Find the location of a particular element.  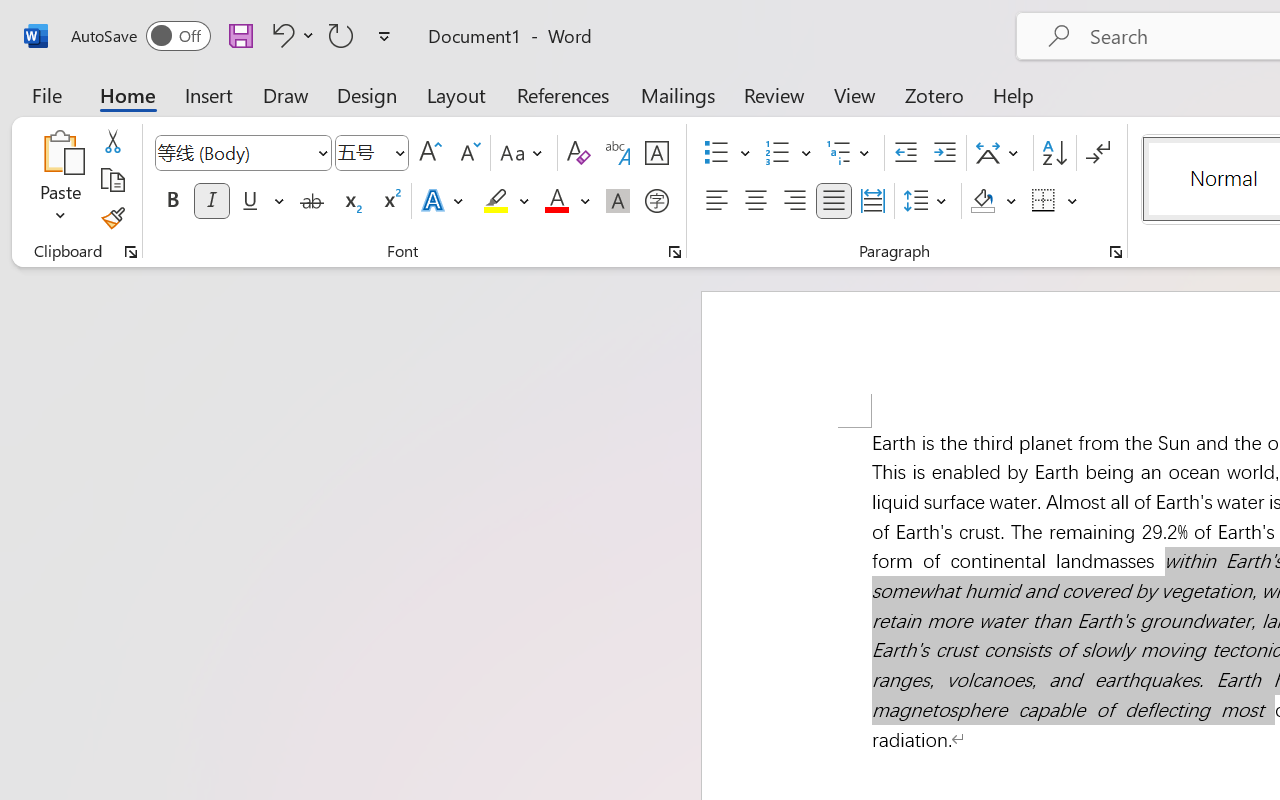

'Format Painter' is located at coordinates (111, 218).